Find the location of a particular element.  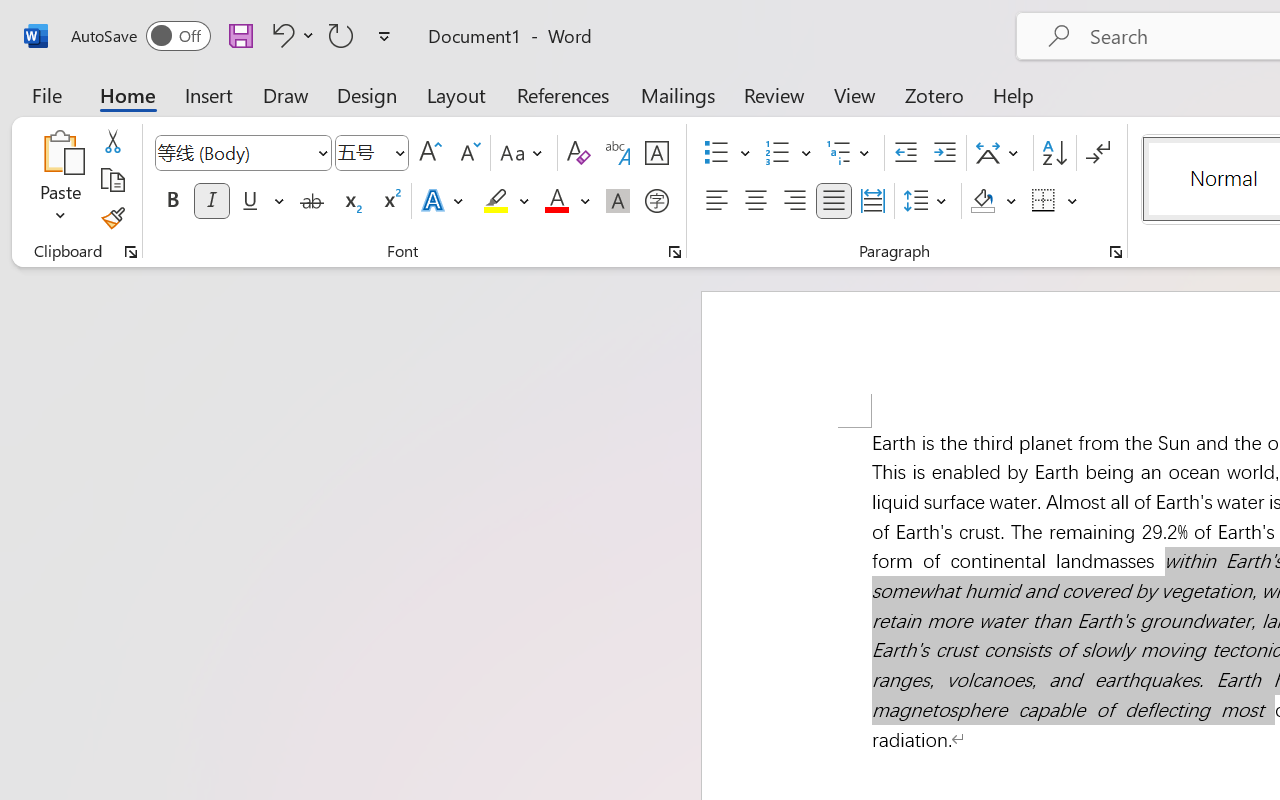

'Format Painter' is located at coordinates (111, 218).